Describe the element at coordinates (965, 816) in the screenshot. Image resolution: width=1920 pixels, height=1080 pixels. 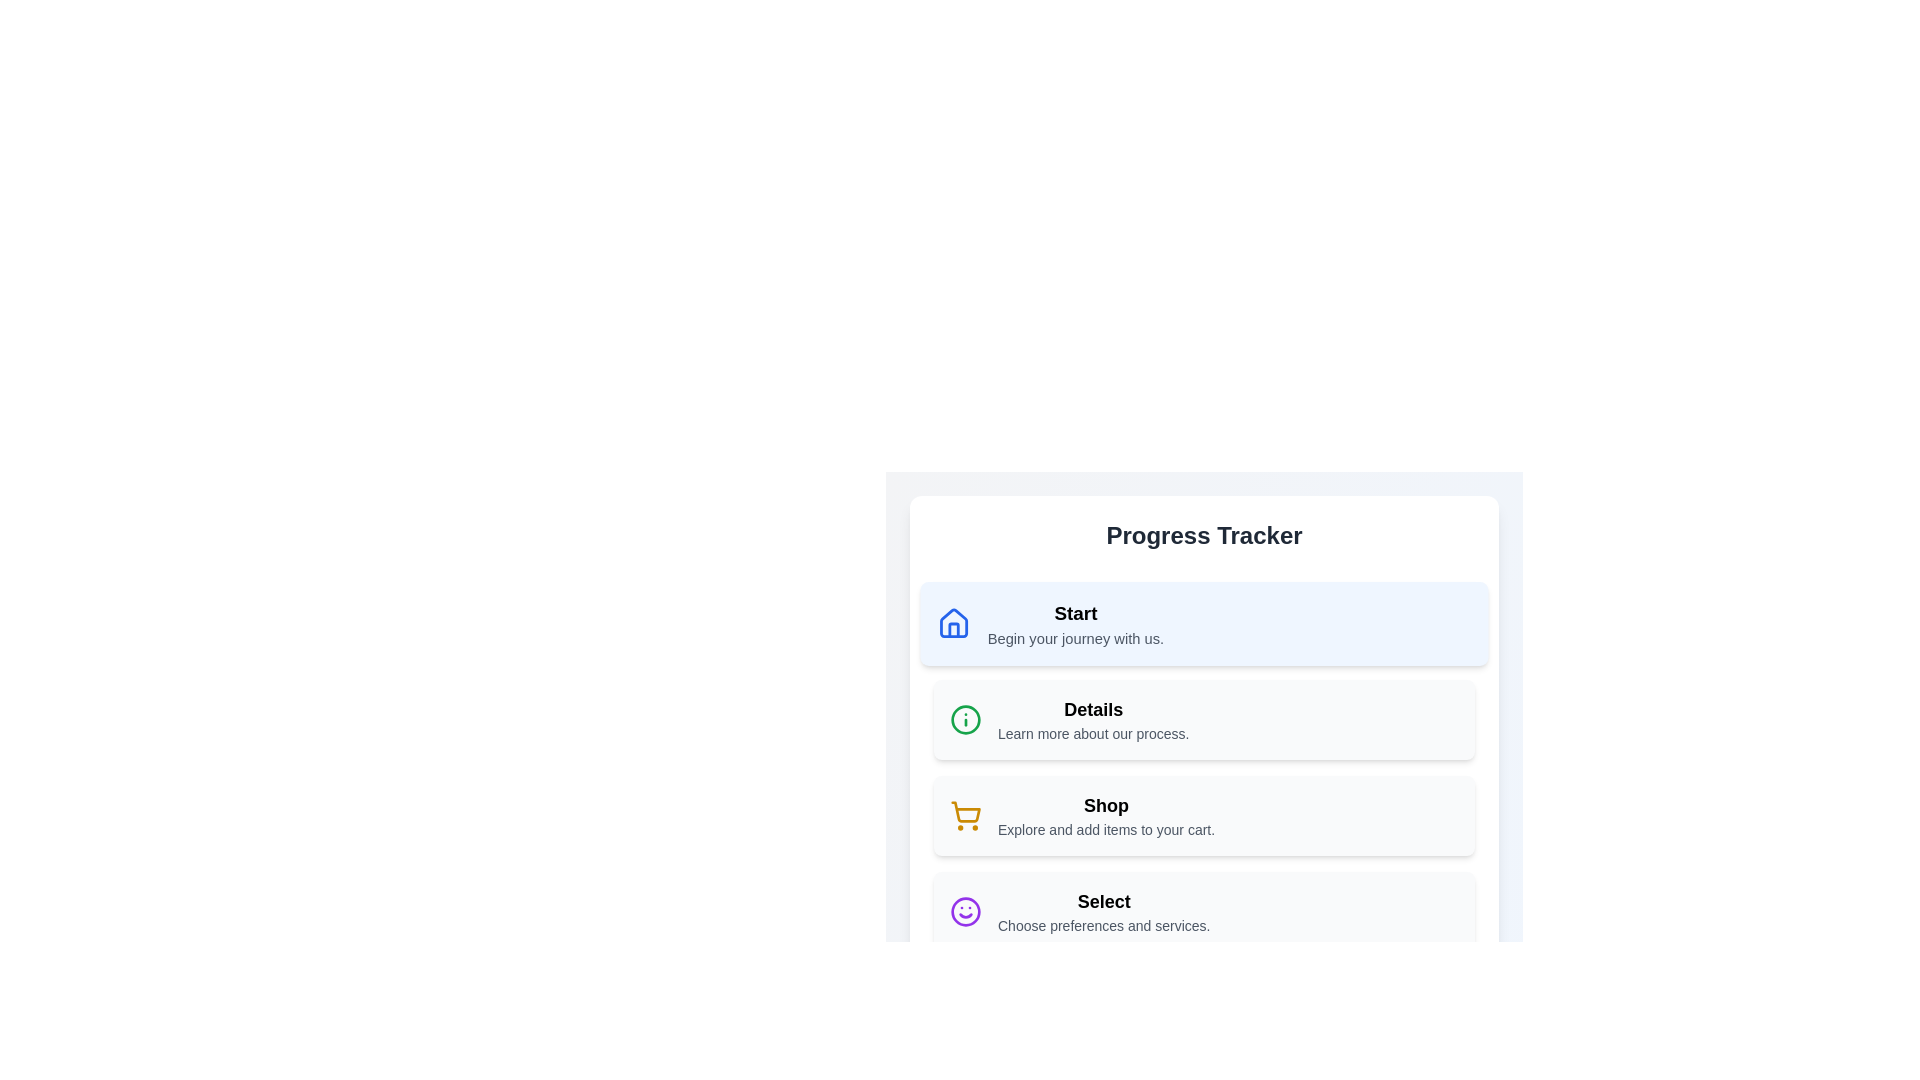
I see `the yellow shopping cart icon located in the third section of the 'Progress Tracker', positioned to the left of the text 'Shop' and 'Explore and add items to your cart'` at that location.